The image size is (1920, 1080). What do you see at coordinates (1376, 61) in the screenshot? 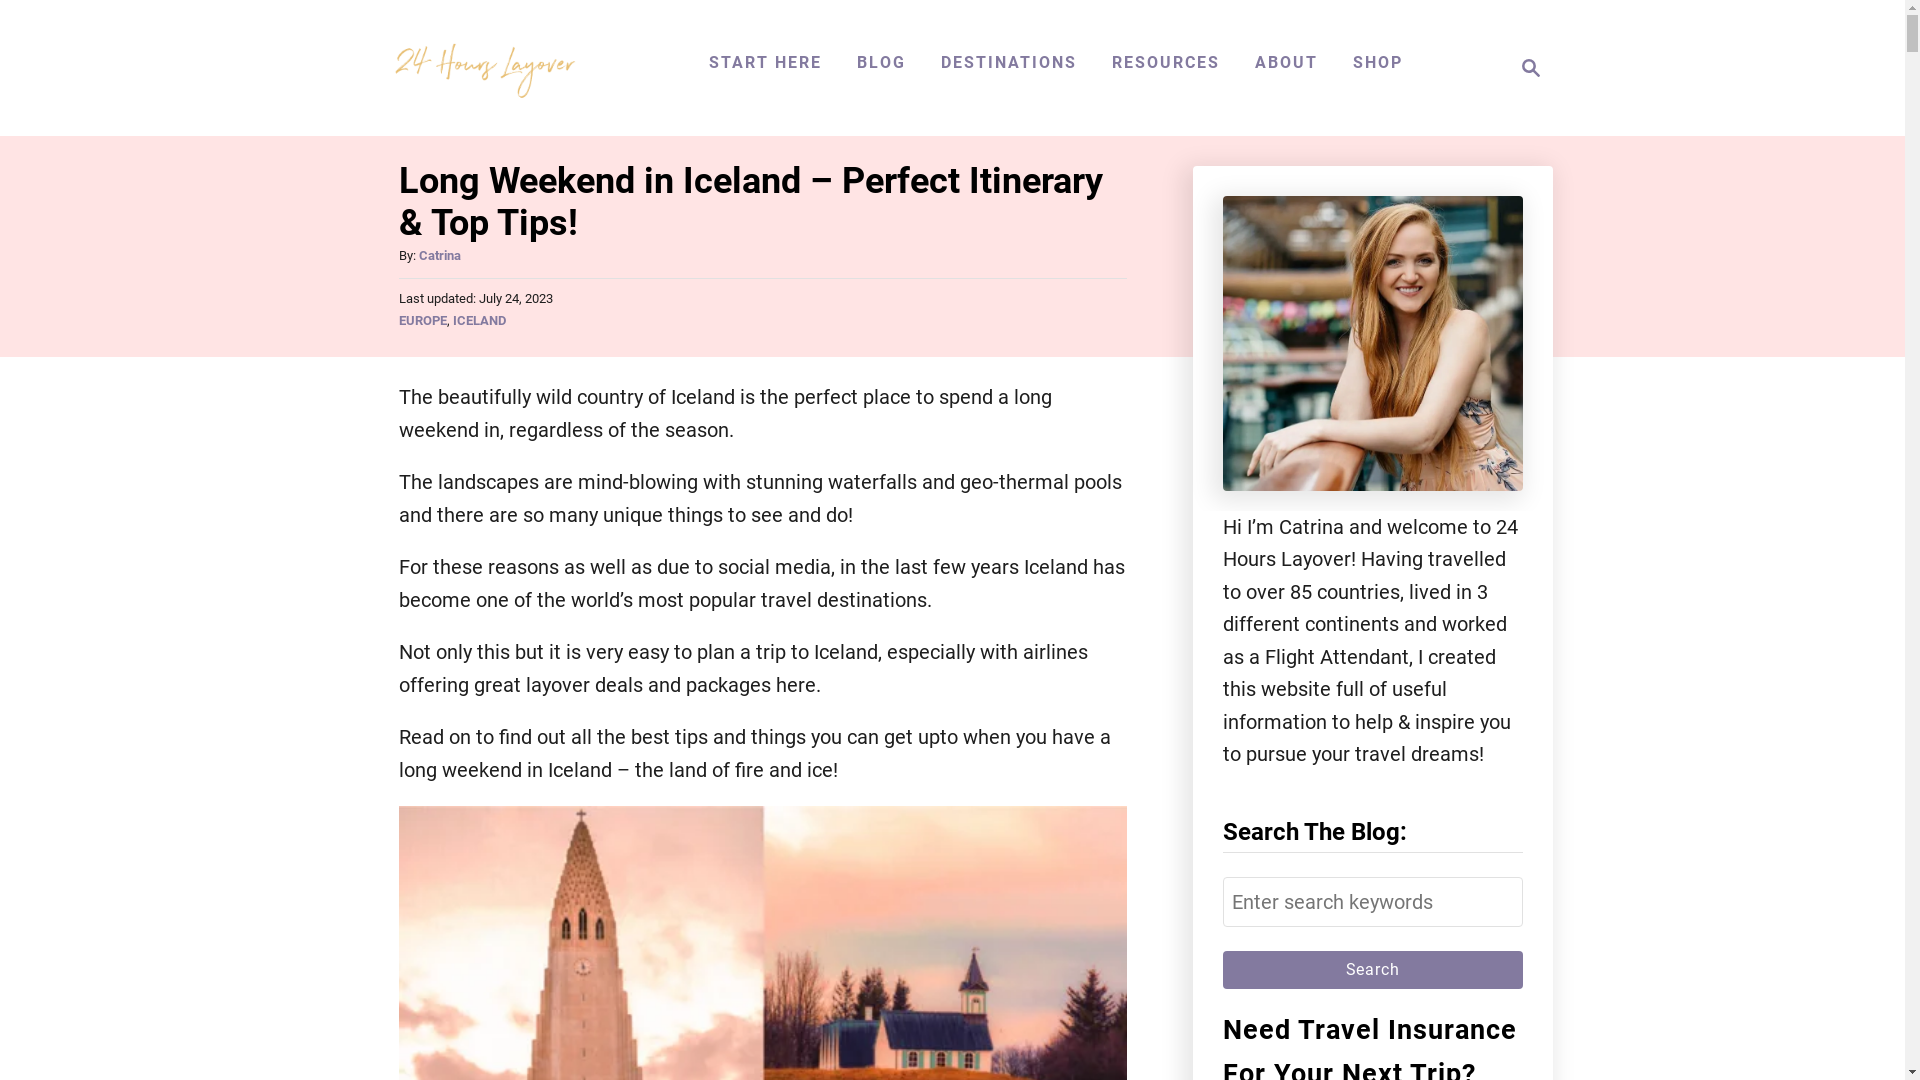
I see `'SHOP'` at bounding box center [1376, 61].